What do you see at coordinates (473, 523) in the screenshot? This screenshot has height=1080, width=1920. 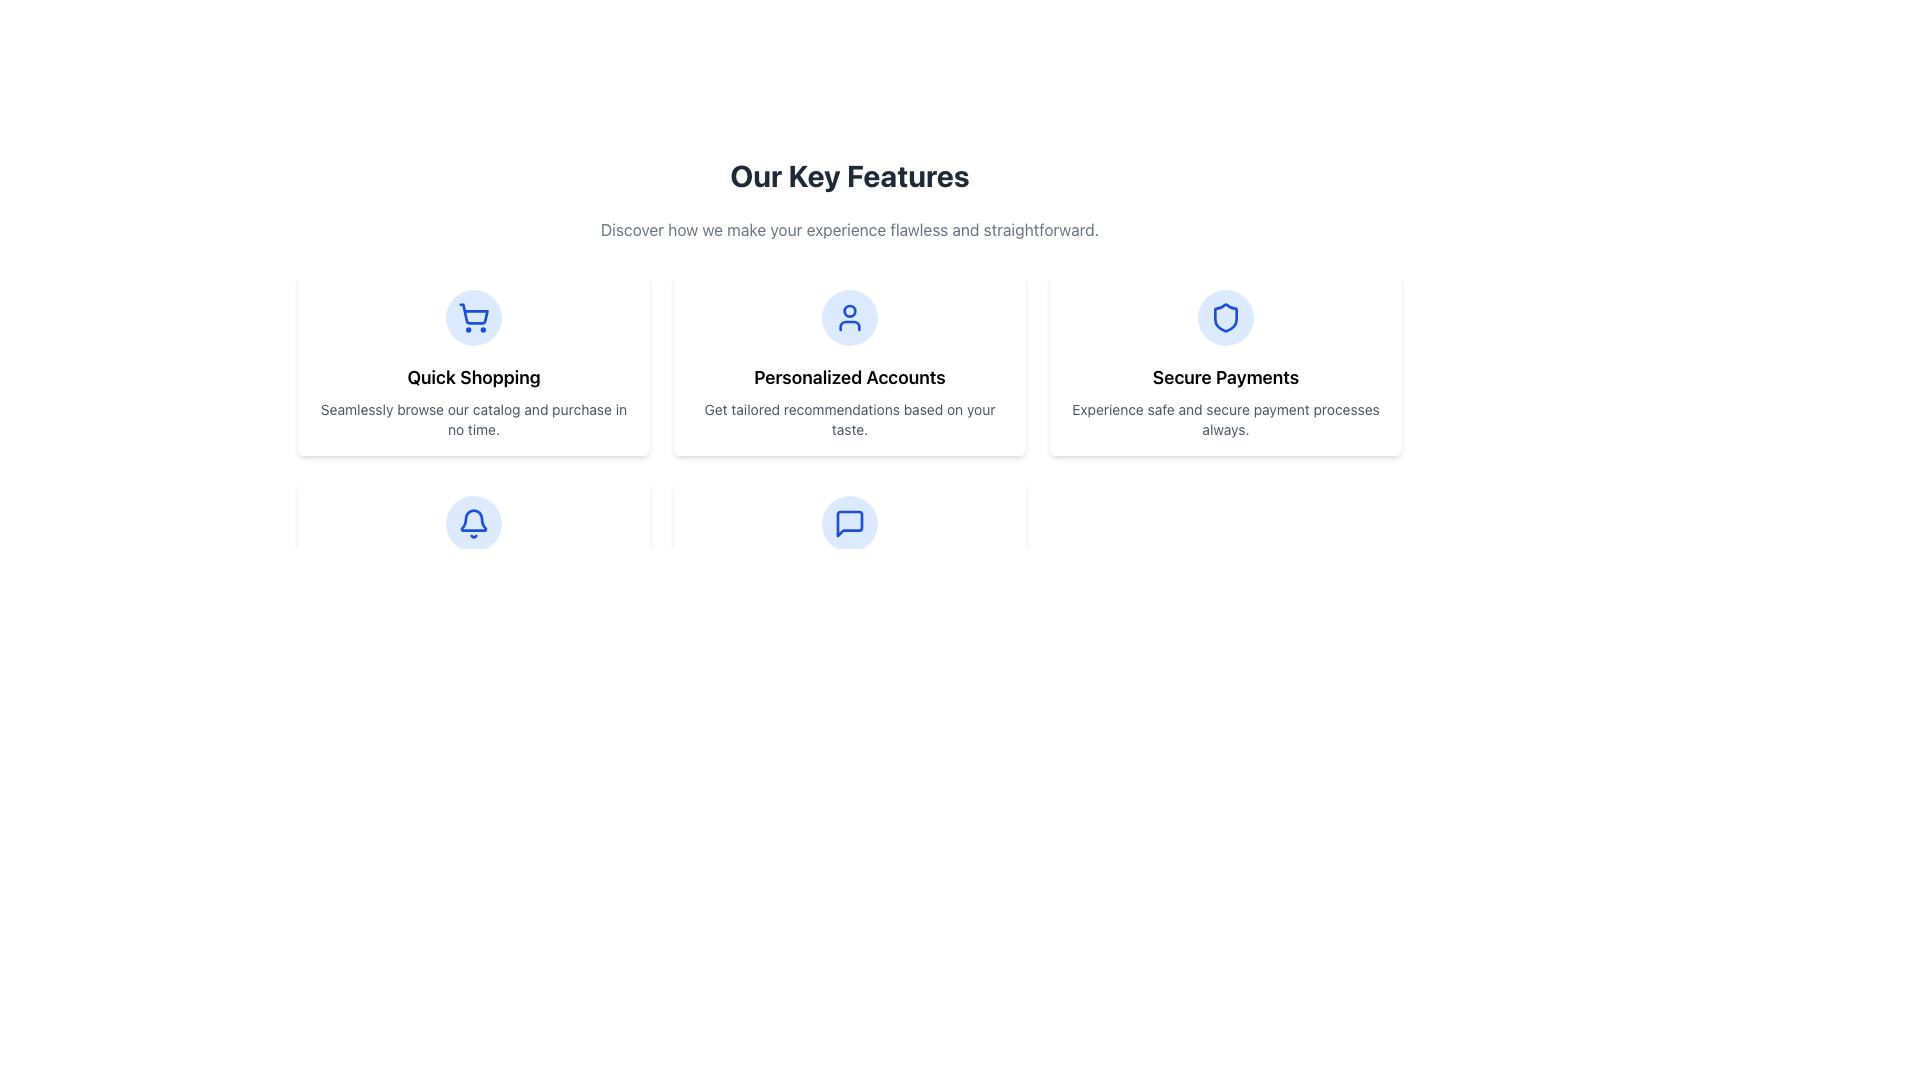 I see `the circular blue bell icon located within the 'Instant Notifications' card, which is centered horizontally and positioned above the text content` at bounding box center [473, 523].